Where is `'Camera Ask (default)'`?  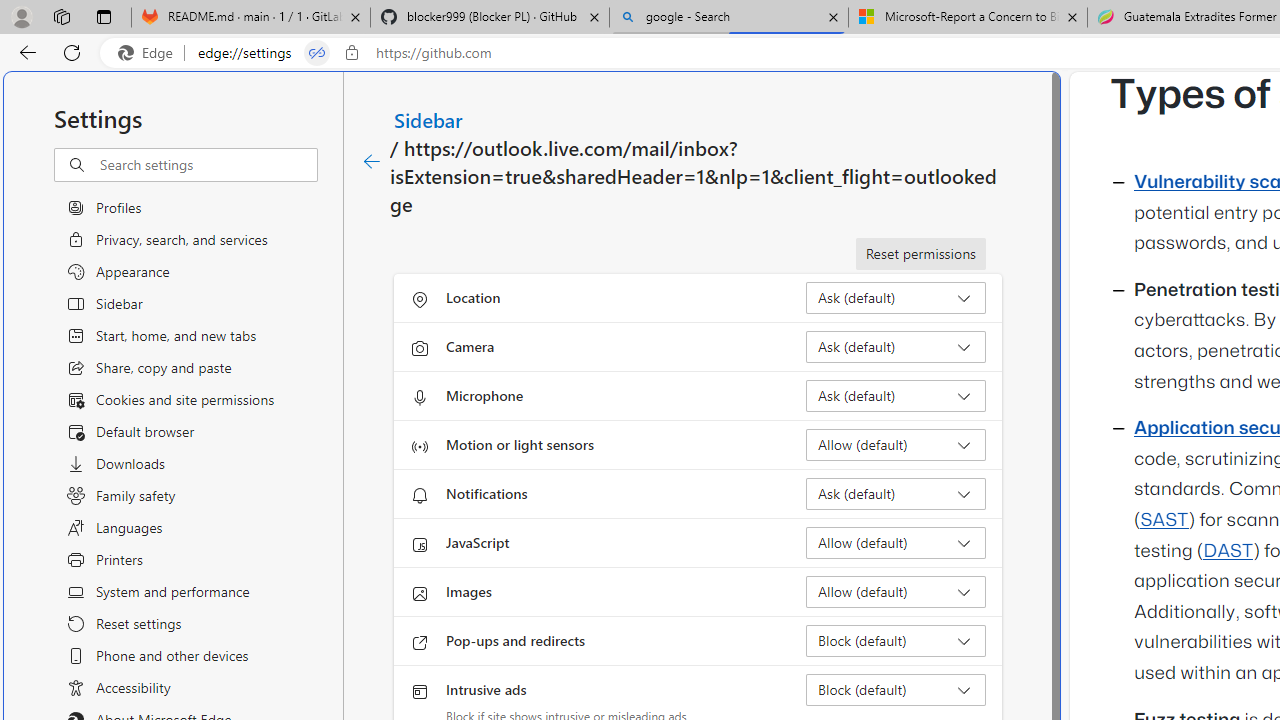 'Camera Ask (default)' is located at coordinates (895, 346).